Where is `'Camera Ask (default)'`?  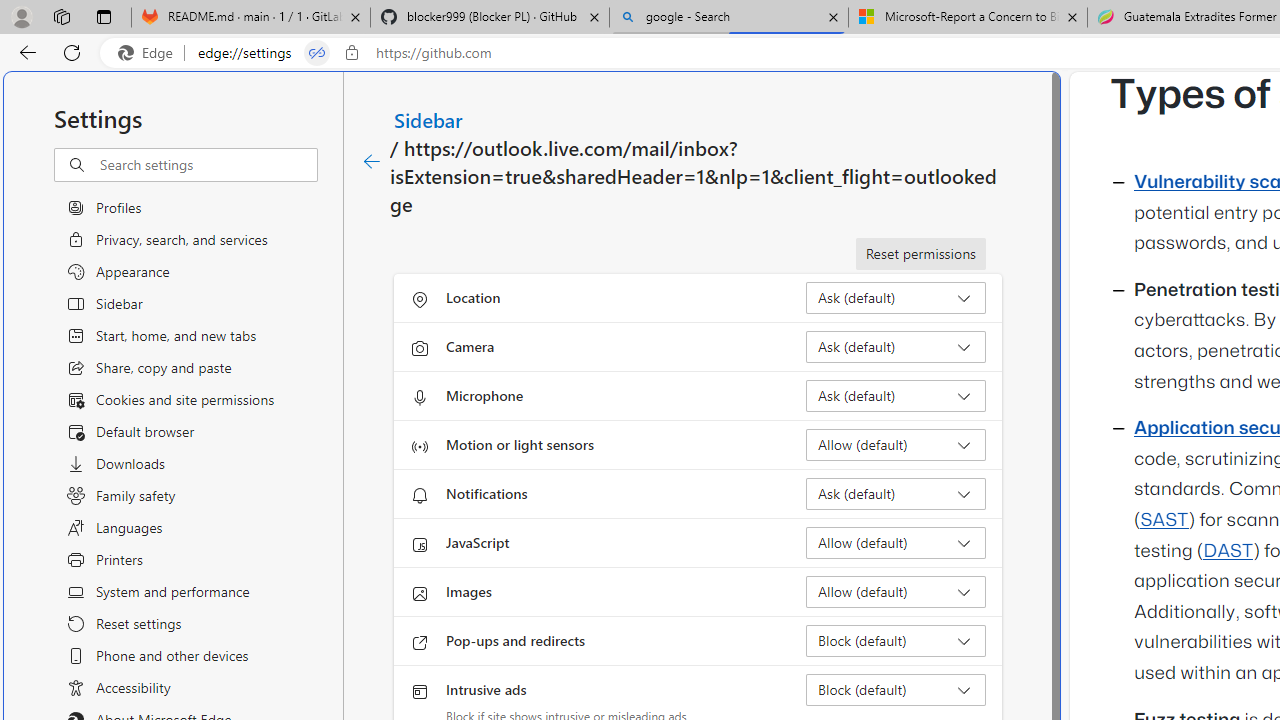 'Camera Ask (default)' is located at coordinates (895, 346).